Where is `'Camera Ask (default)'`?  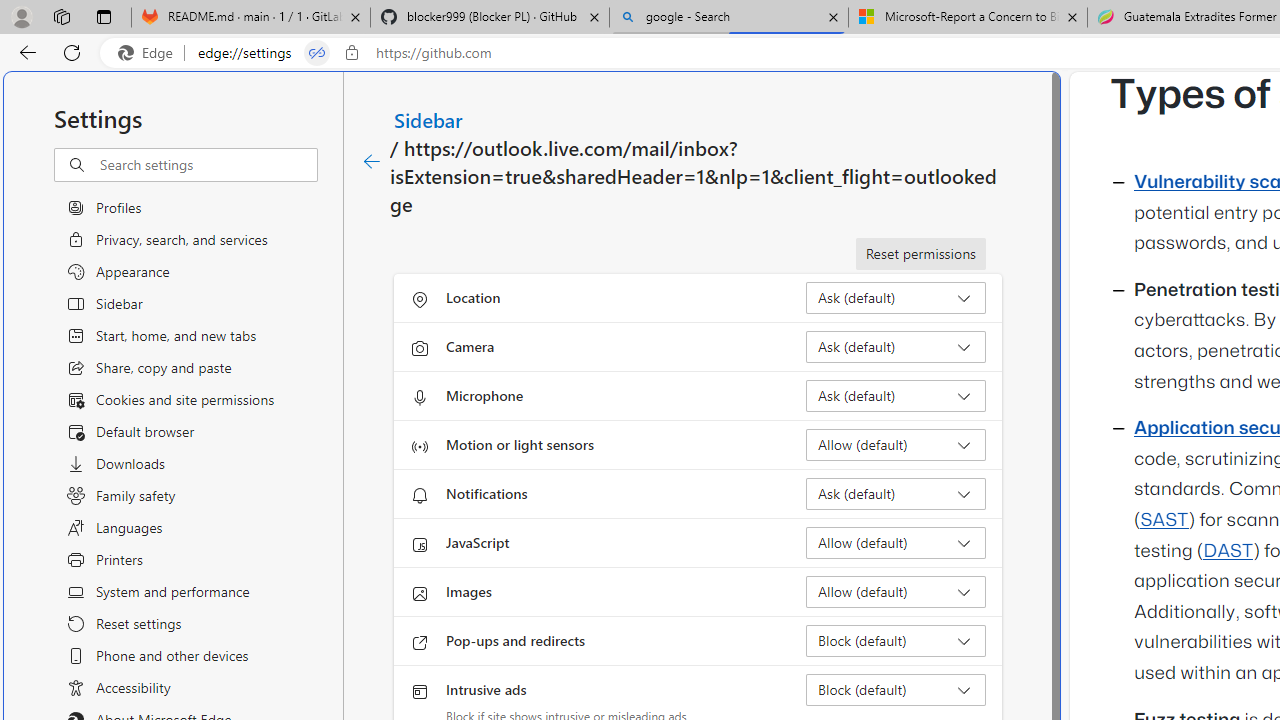 'Camera Ask (default)' is located at coordinates (895, 346).